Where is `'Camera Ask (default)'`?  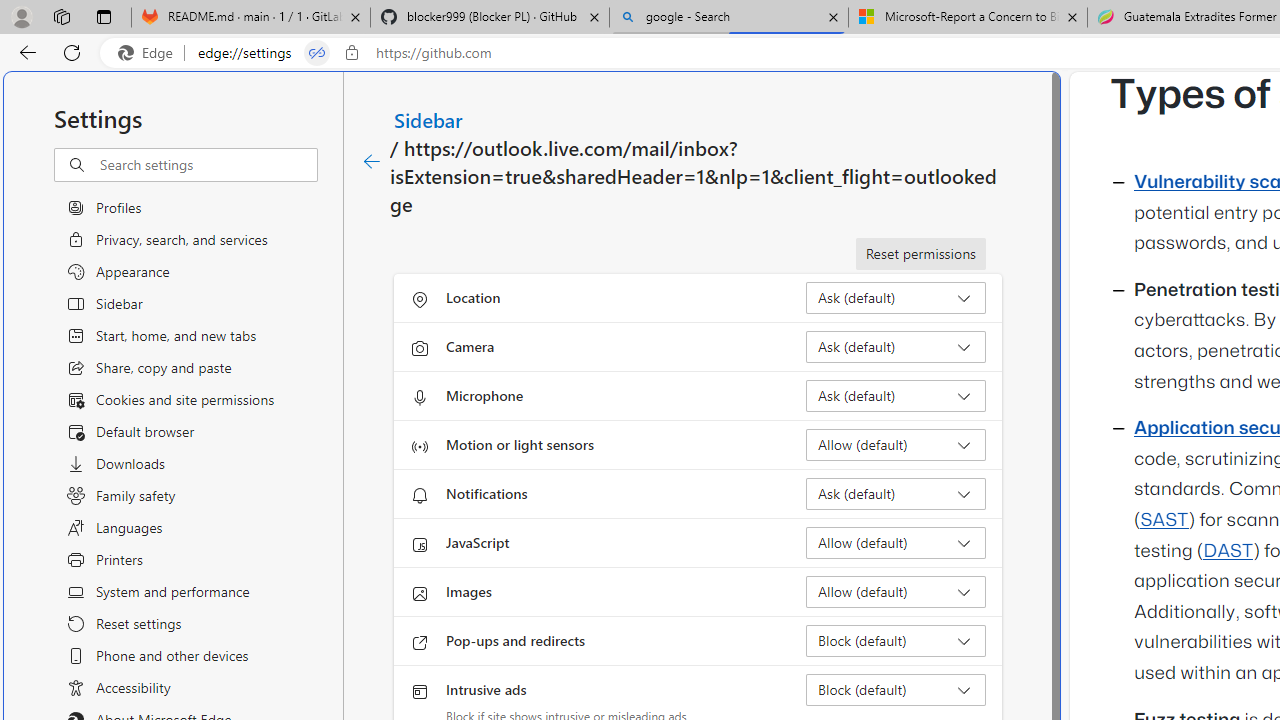 'Camera Ask (default)' is located at coordinates (895, 346).